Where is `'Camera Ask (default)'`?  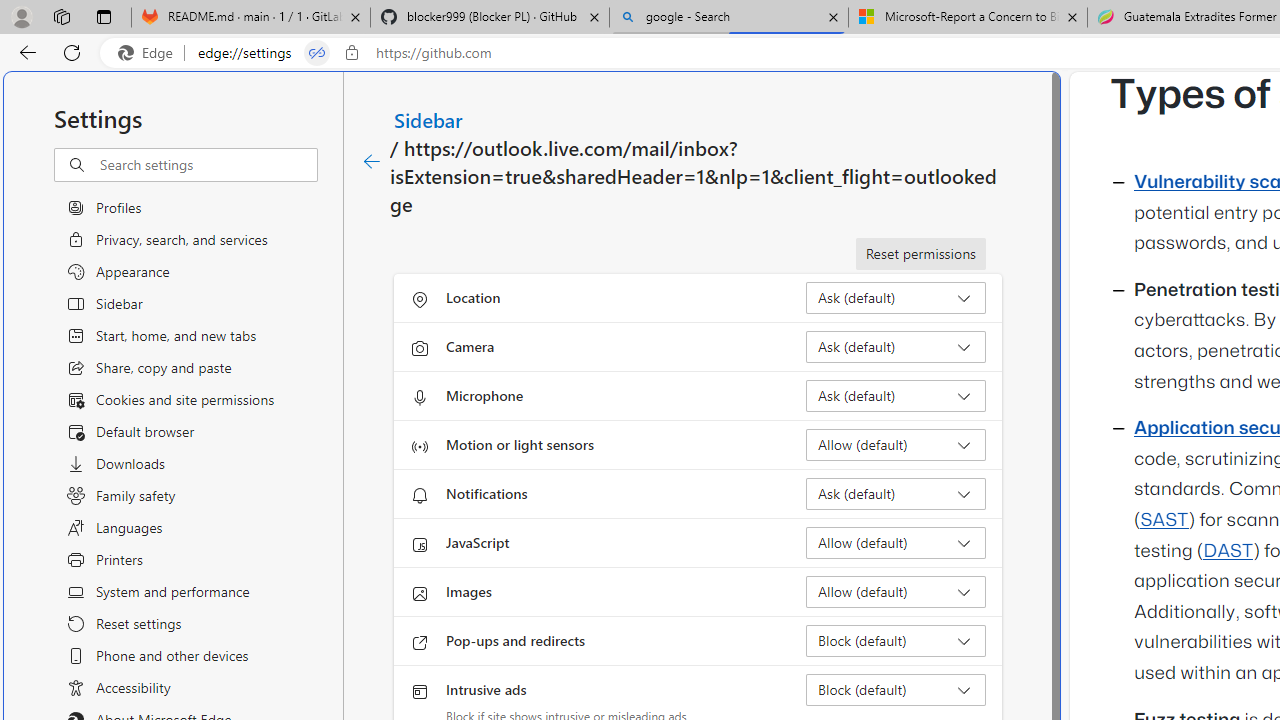 'Camera Ask (default)' is located at coordinates (895, 346).